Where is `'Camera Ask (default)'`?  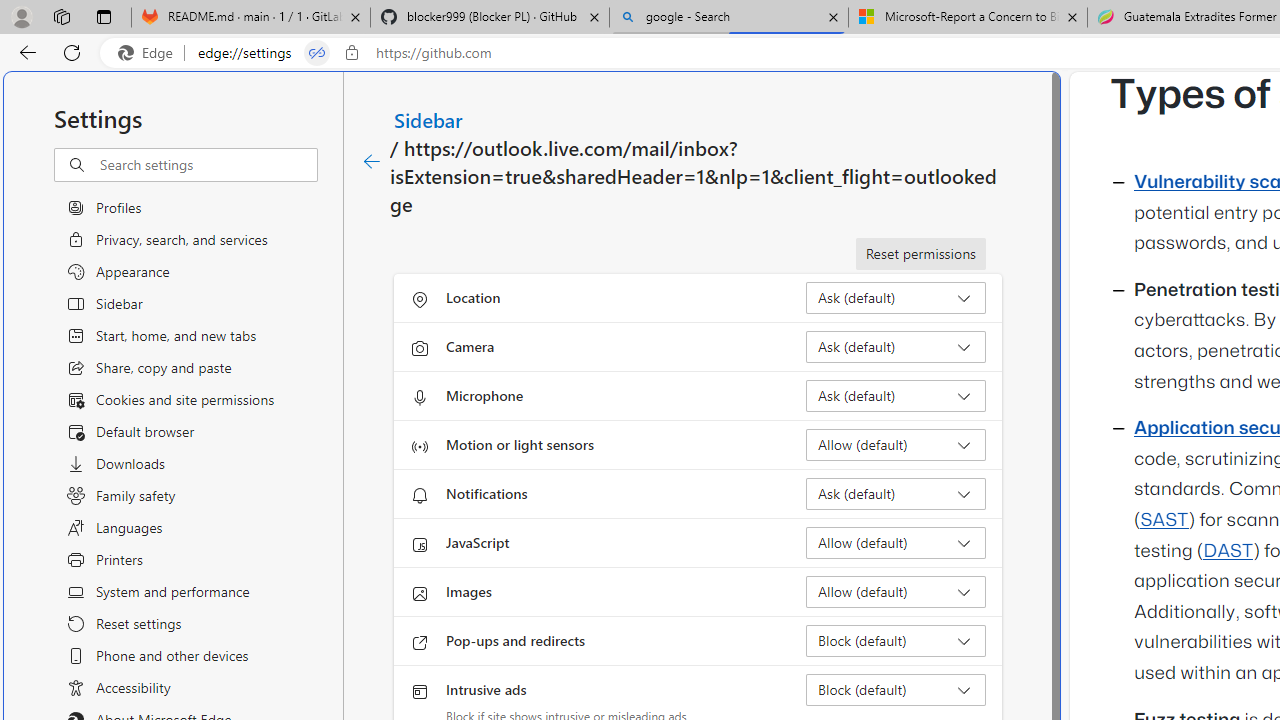 'Camera Ask (default)' is located at coordinates (895, 346).